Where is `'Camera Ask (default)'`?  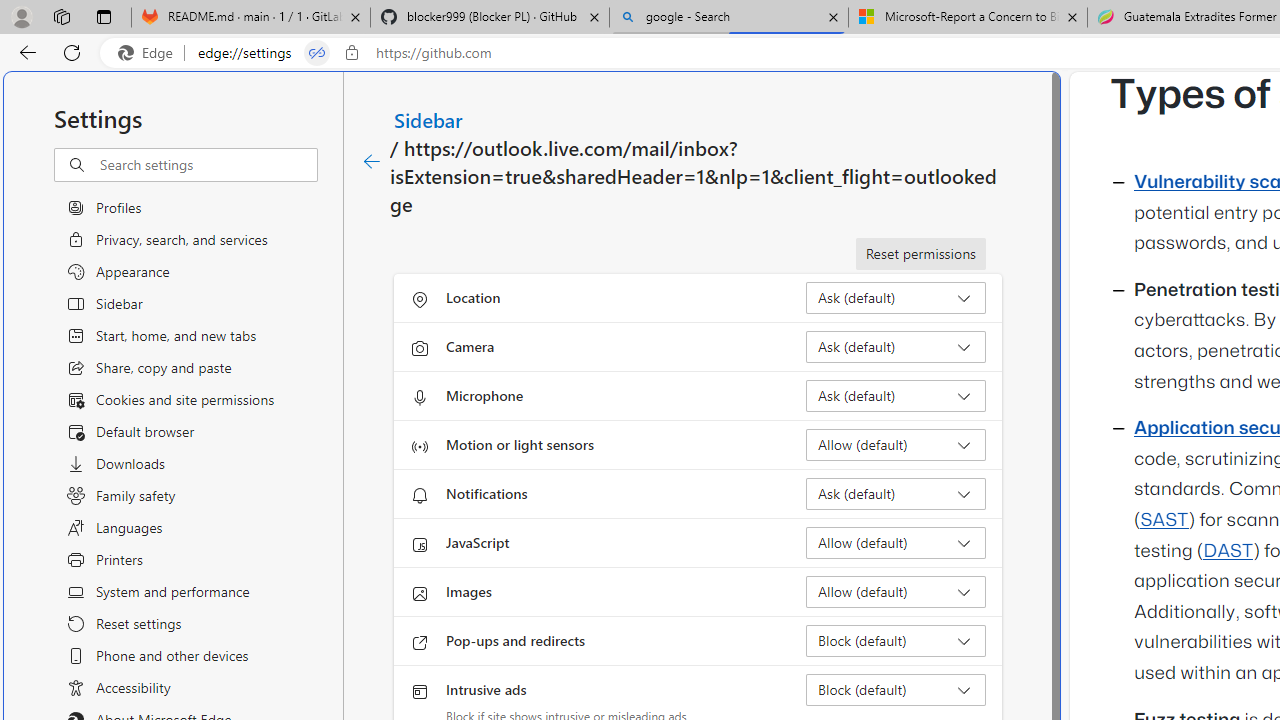 'Camera Ask (default)' is located at coordinates (895, 346).